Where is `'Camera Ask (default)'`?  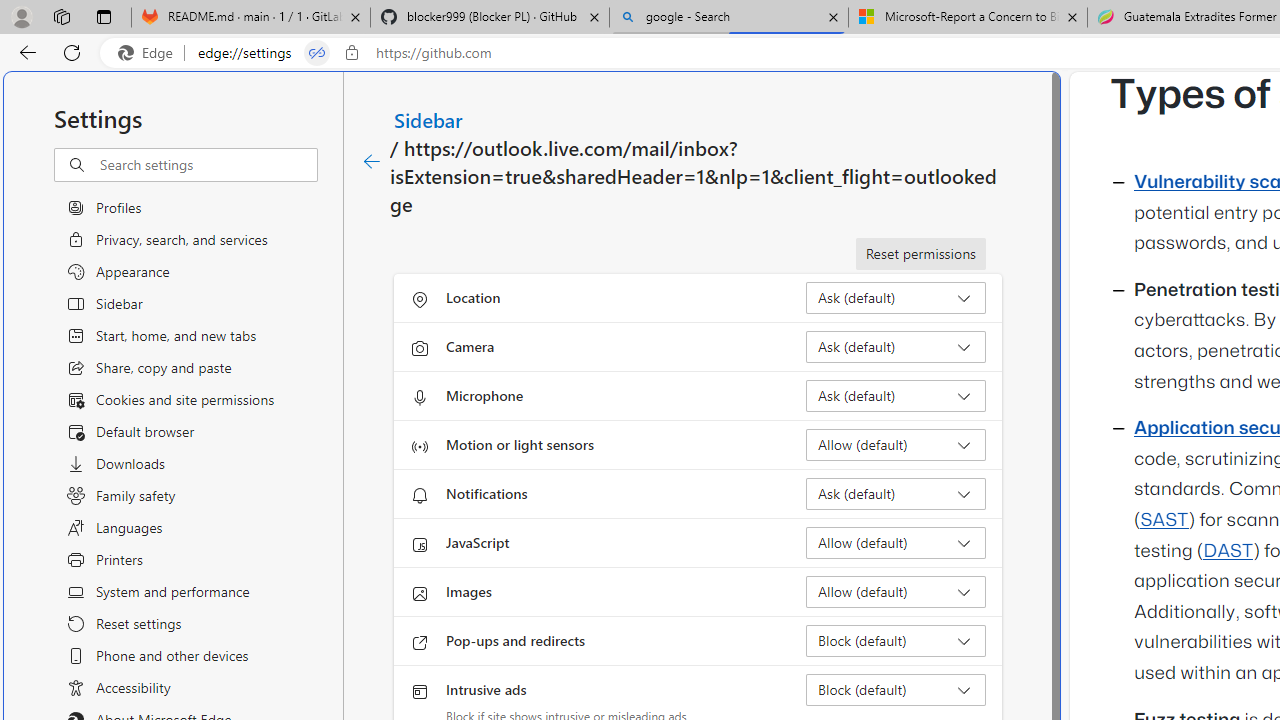 'Camera Ask (default)' is located at coordinates (895, 346).